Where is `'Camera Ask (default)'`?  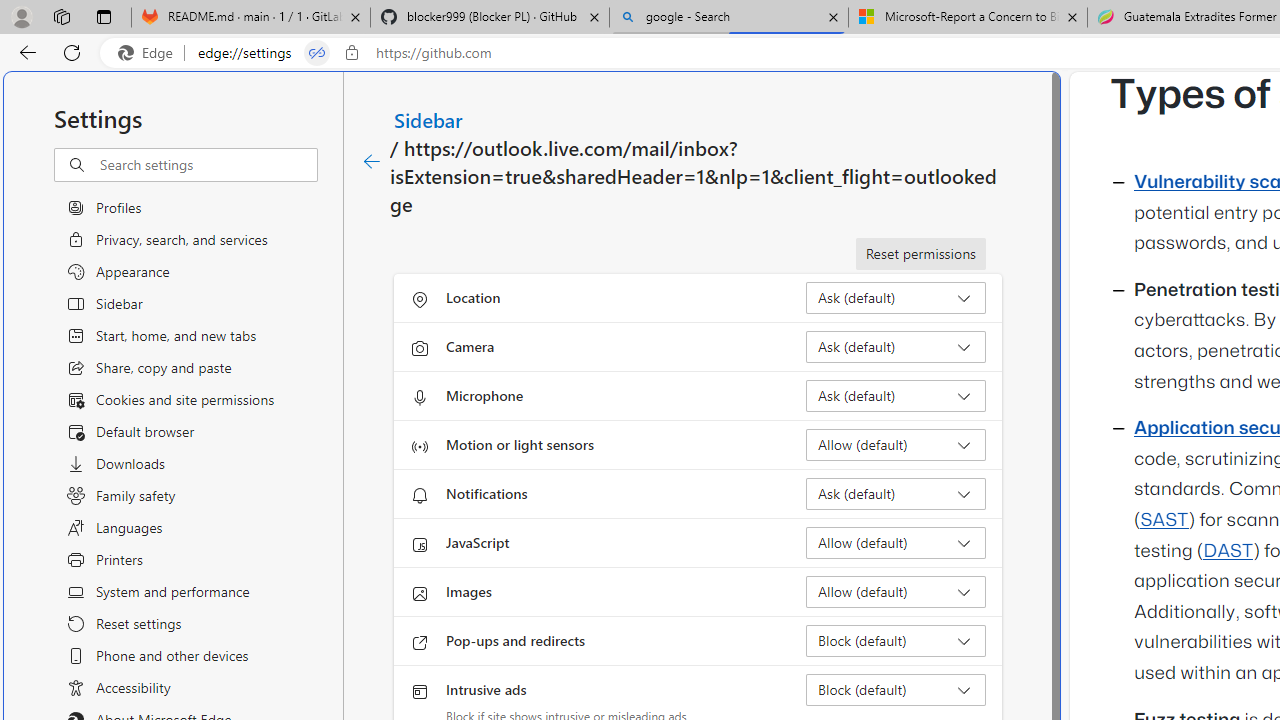 'Camera Ask (default)' is located at coordinates (895, 346).